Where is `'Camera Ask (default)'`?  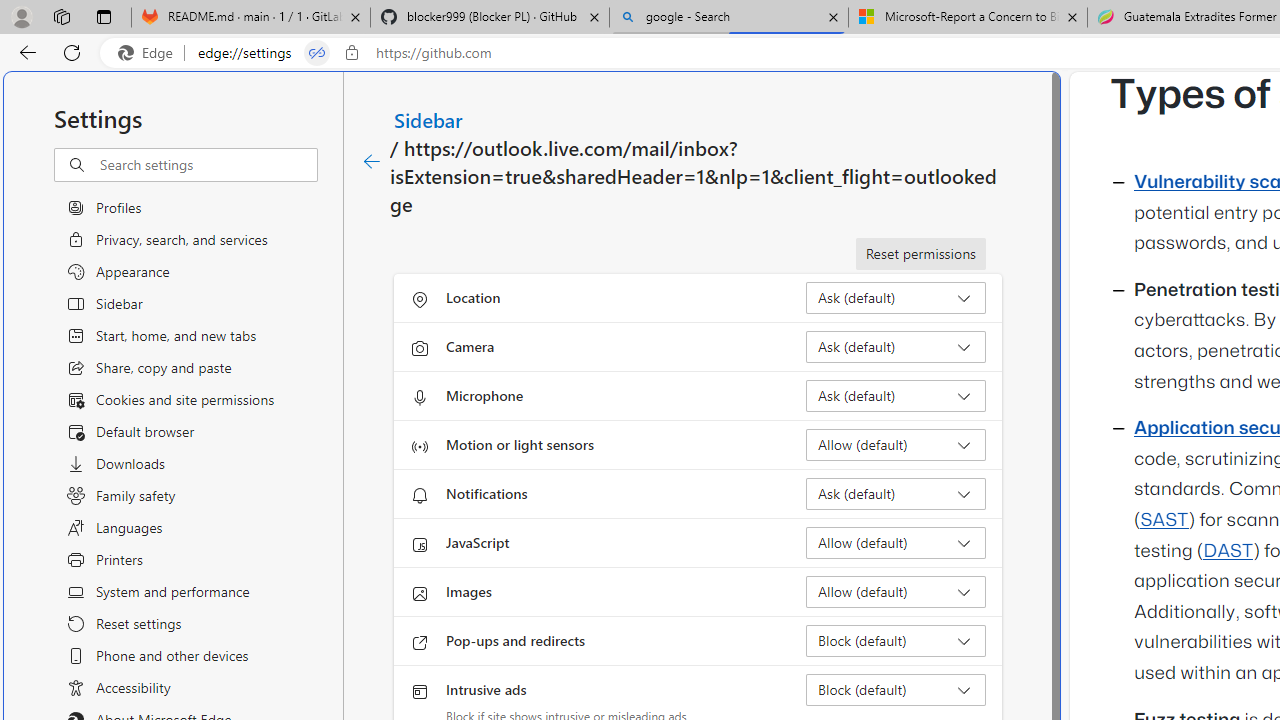 'Camera Ask (default)' is located at coordinates (895, 346).